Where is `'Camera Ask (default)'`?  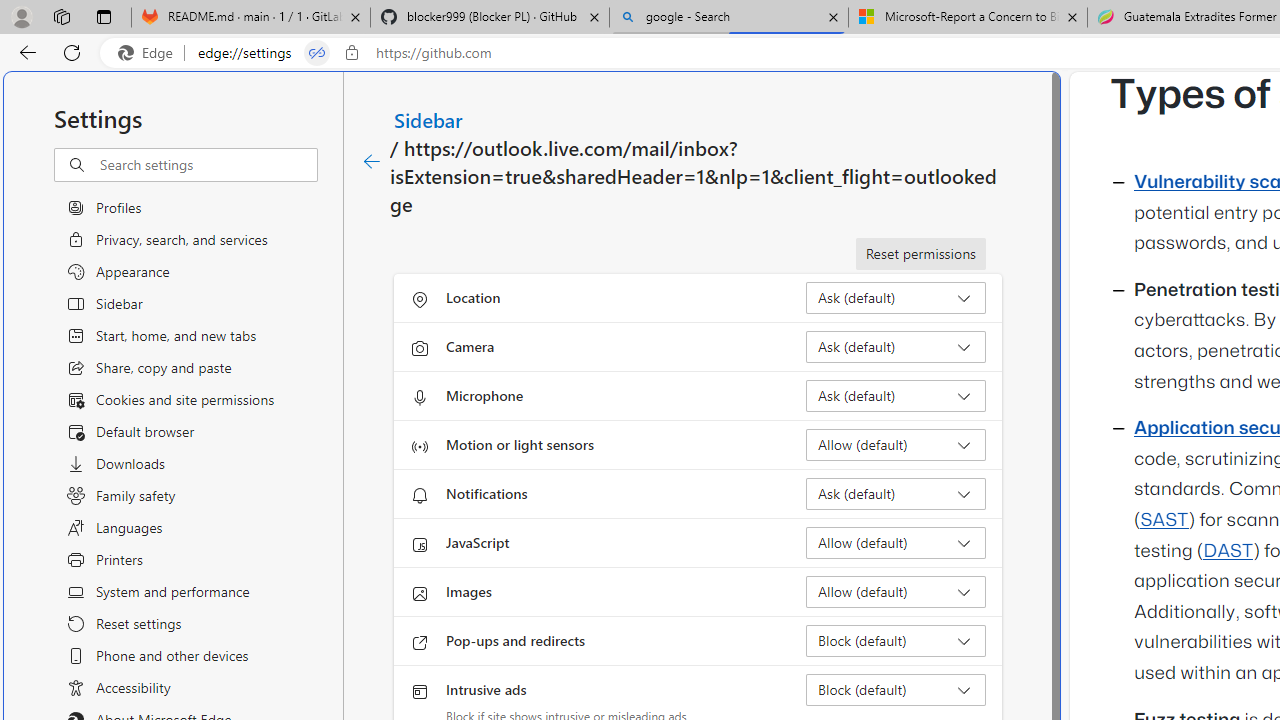 'Camera Ask (default)' is located at coordinates (895, 346).